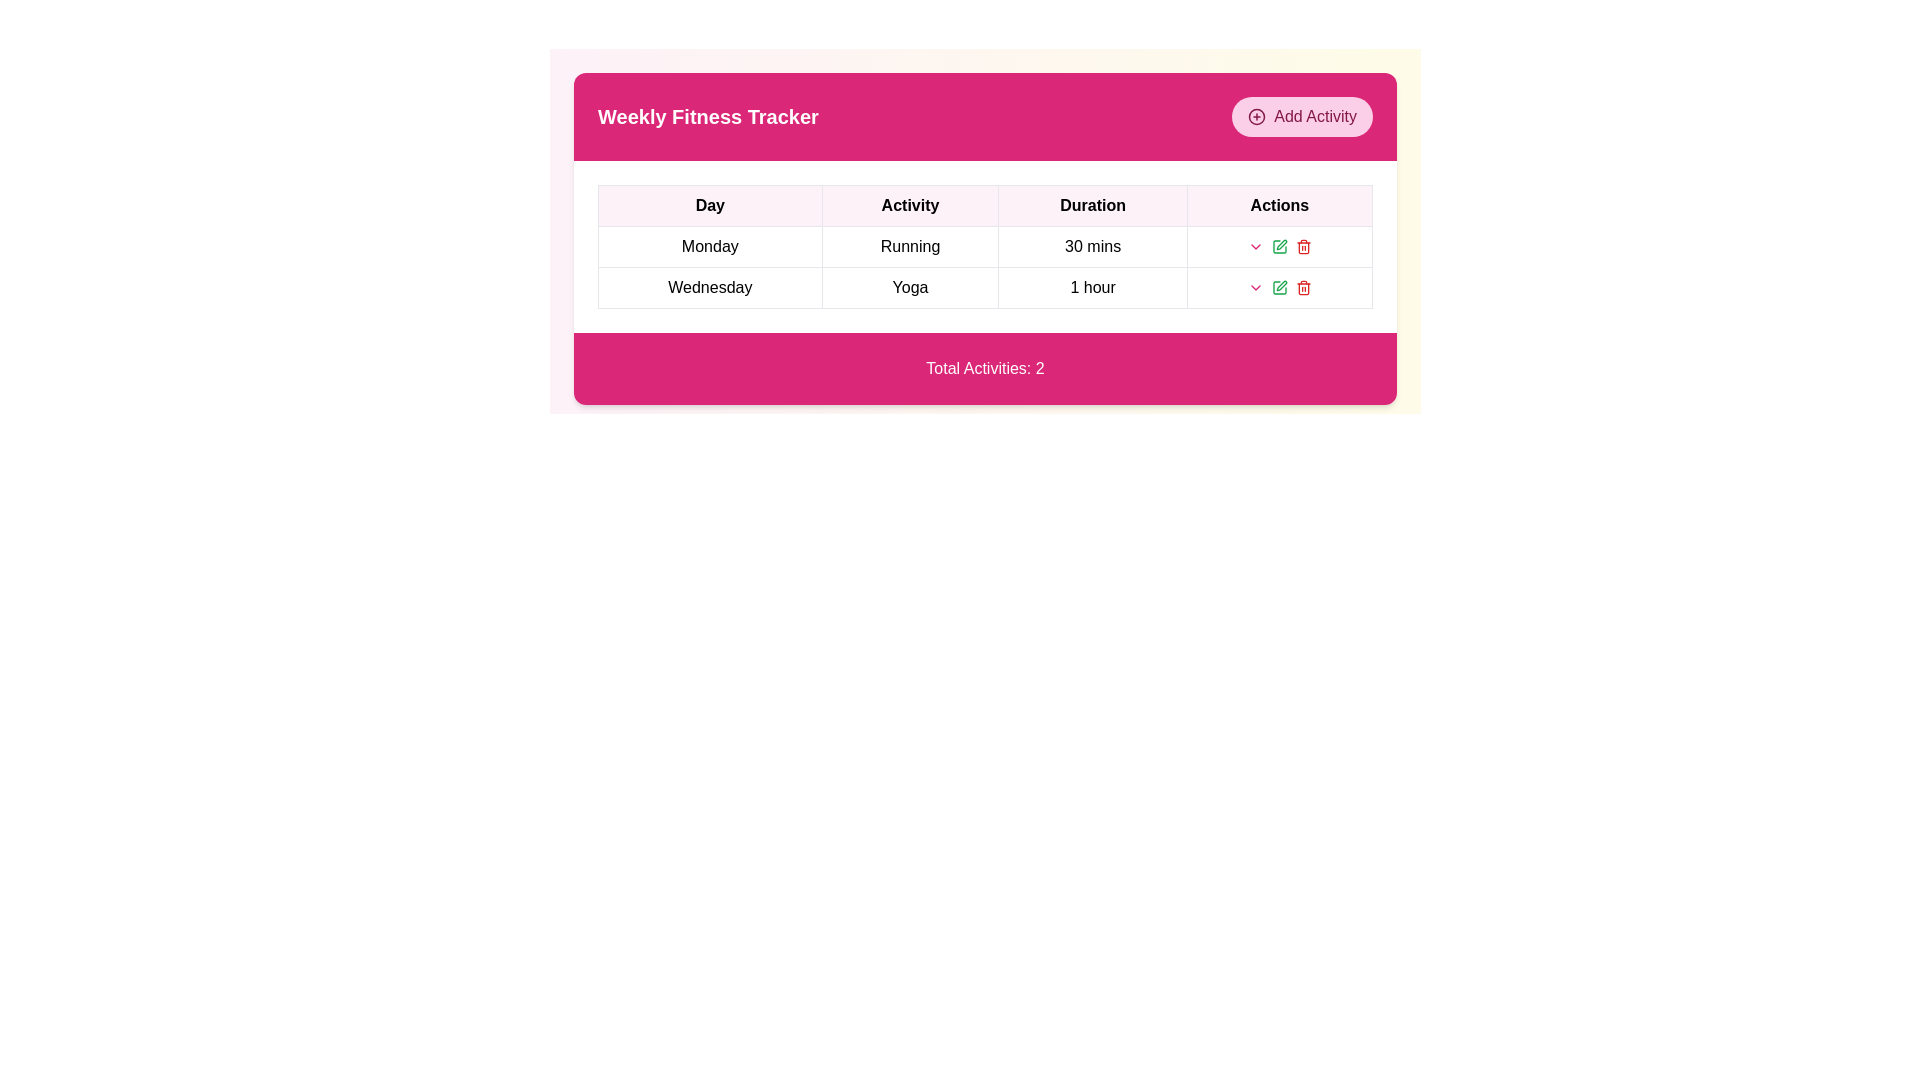 The image size is (1920, 1080). I want to click on the interactive icon in the 'Actions' column of the second row corresponding to the 'Yoga' activity, so click(1278, 288).